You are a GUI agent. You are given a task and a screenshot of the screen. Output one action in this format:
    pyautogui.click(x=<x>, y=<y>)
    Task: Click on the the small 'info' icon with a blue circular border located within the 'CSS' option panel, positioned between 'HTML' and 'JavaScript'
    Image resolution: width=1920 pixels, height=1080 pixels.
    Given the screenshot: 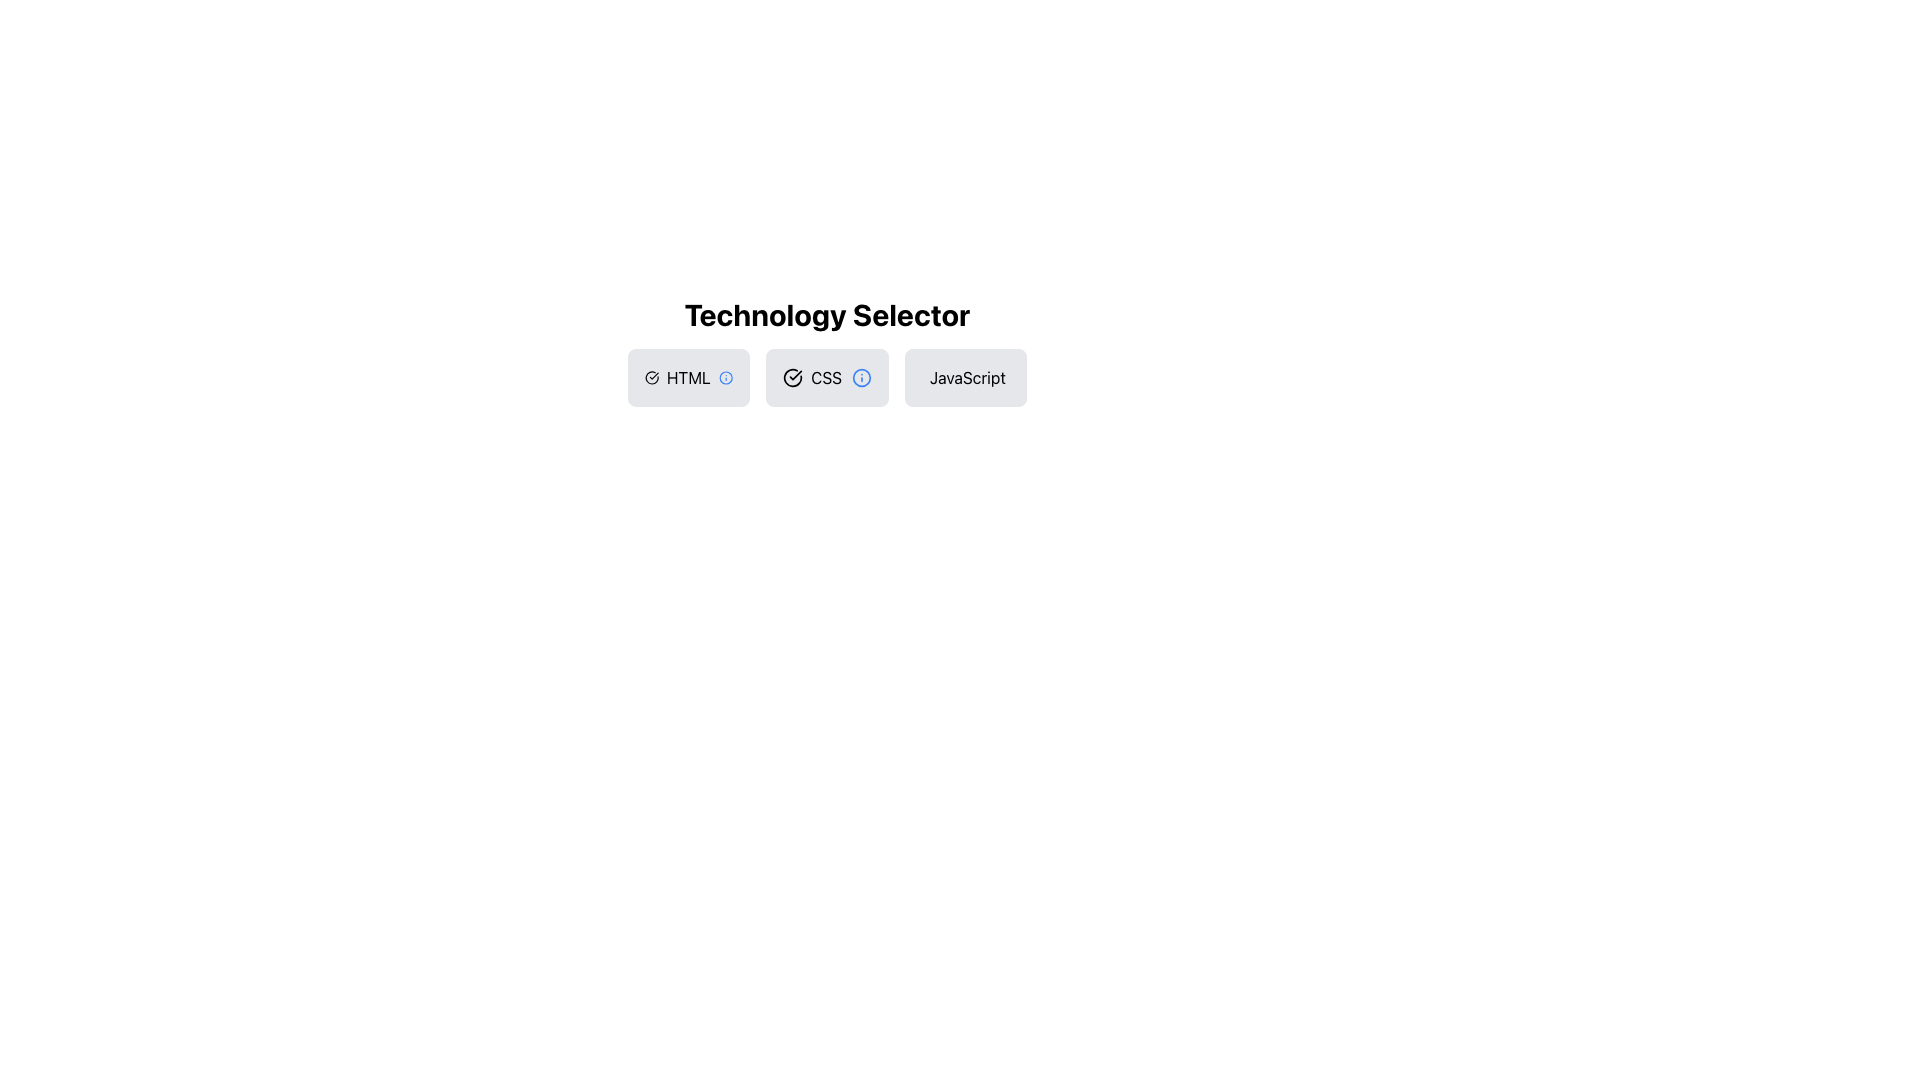 What is the action you would take?
    pyautogui.click(x=861, y=378)
    